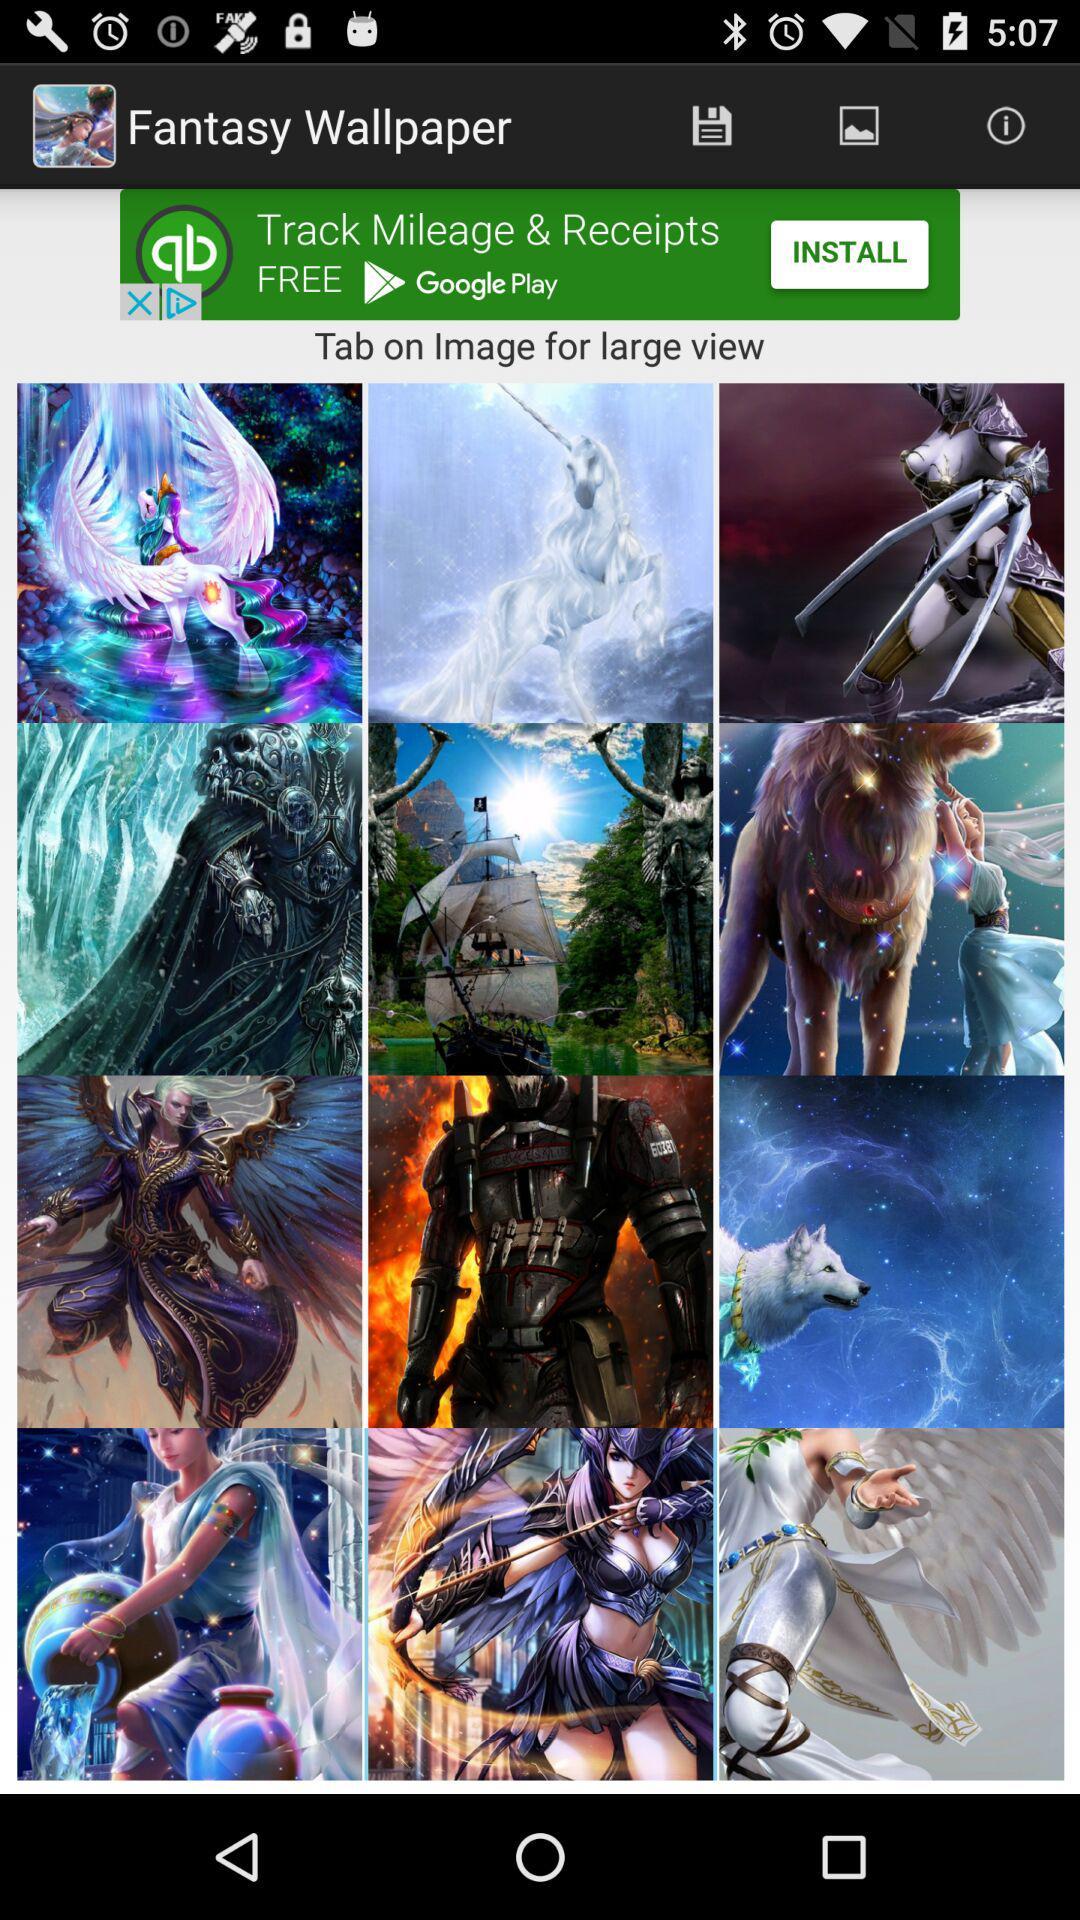 The height and width of the screenshot is (1920, 1080). I want to click on the last row second image at the bottom, so click(540, 1604).